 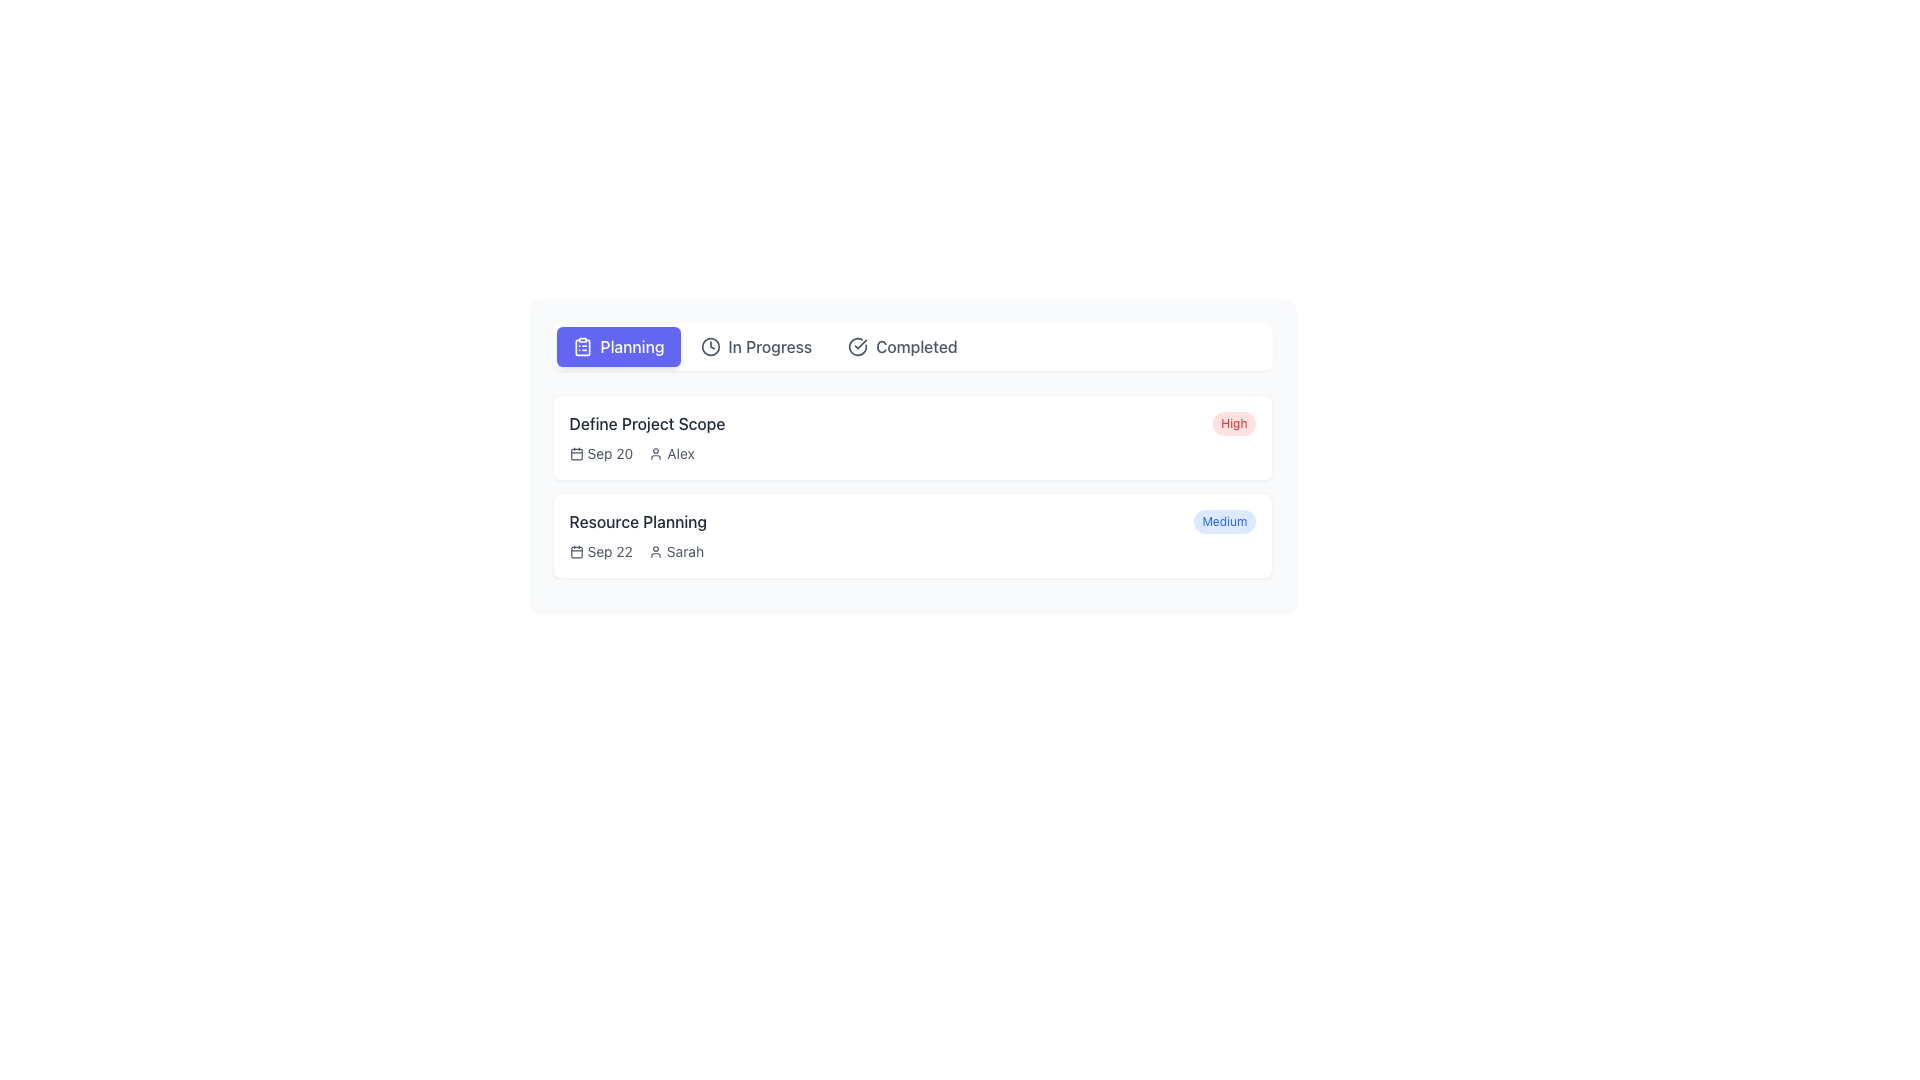 I want to click on the static text label that serves as a title for a task or item in the interface, positioned within the 'Define Project Scope' section and adjacent to the 'Medium' label, so click(x=637, y=520).